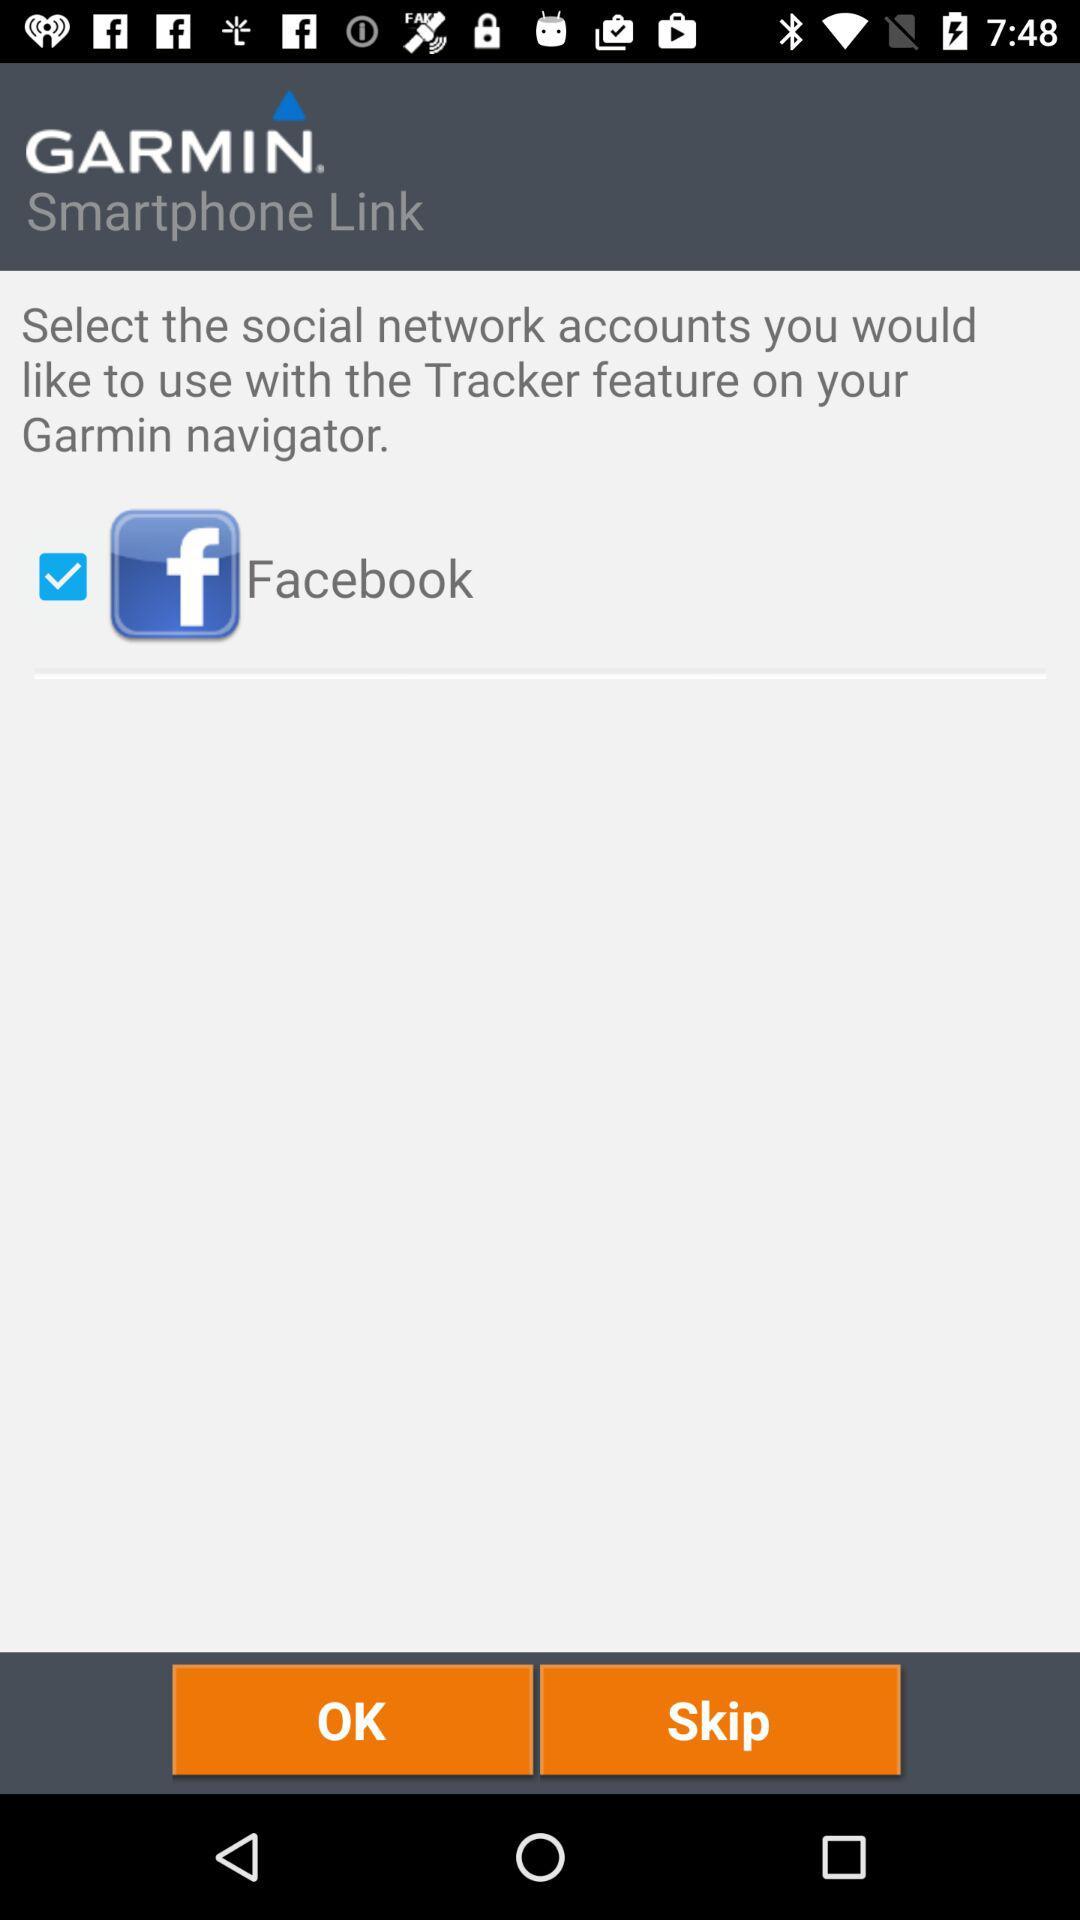 The height and width of the screenshot is (1920, 1080). What do you see at coordinates (723, 1722) in the screenshot?
I see `icon to the right of the ok` at bounding box center [723, 1722].